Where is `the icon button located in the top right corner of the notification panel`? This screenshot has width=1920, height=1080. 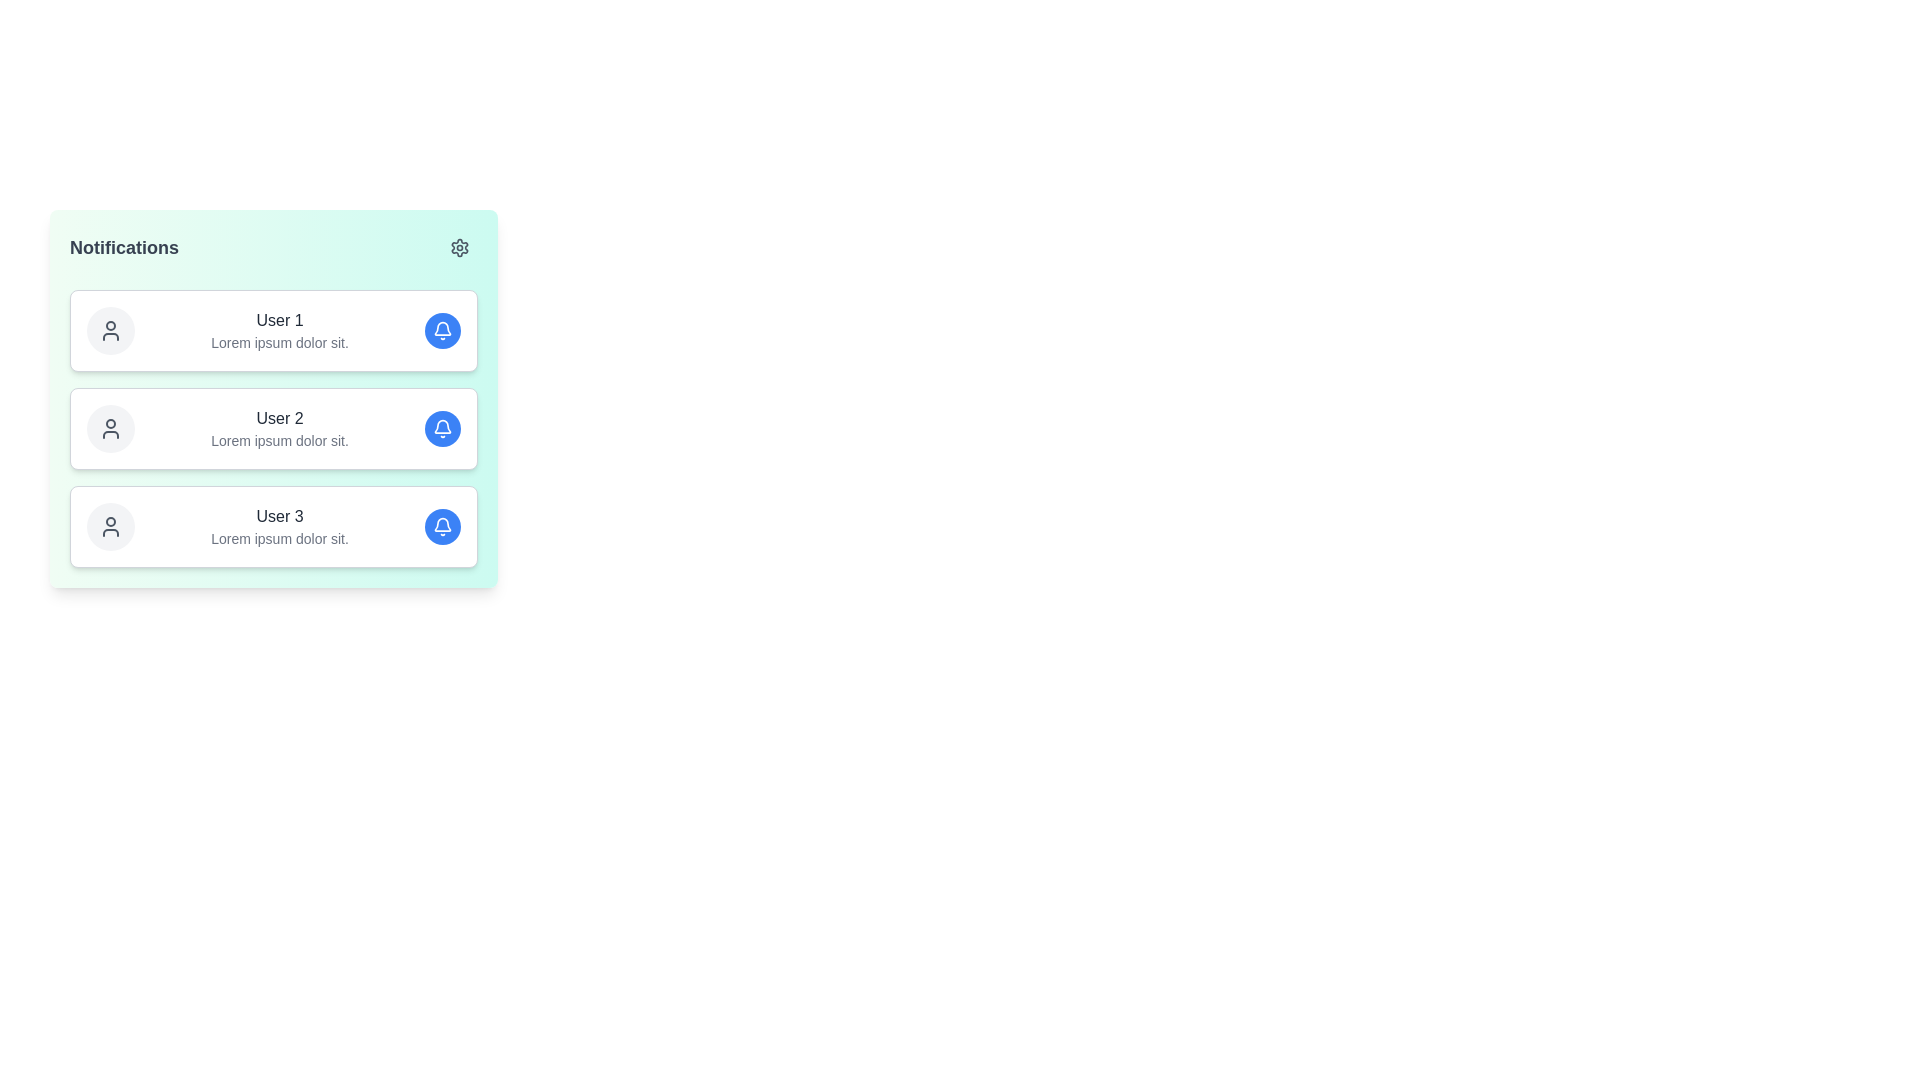 the icon button located in the top right corner of the notification panel is located at coordinates (459, 246).